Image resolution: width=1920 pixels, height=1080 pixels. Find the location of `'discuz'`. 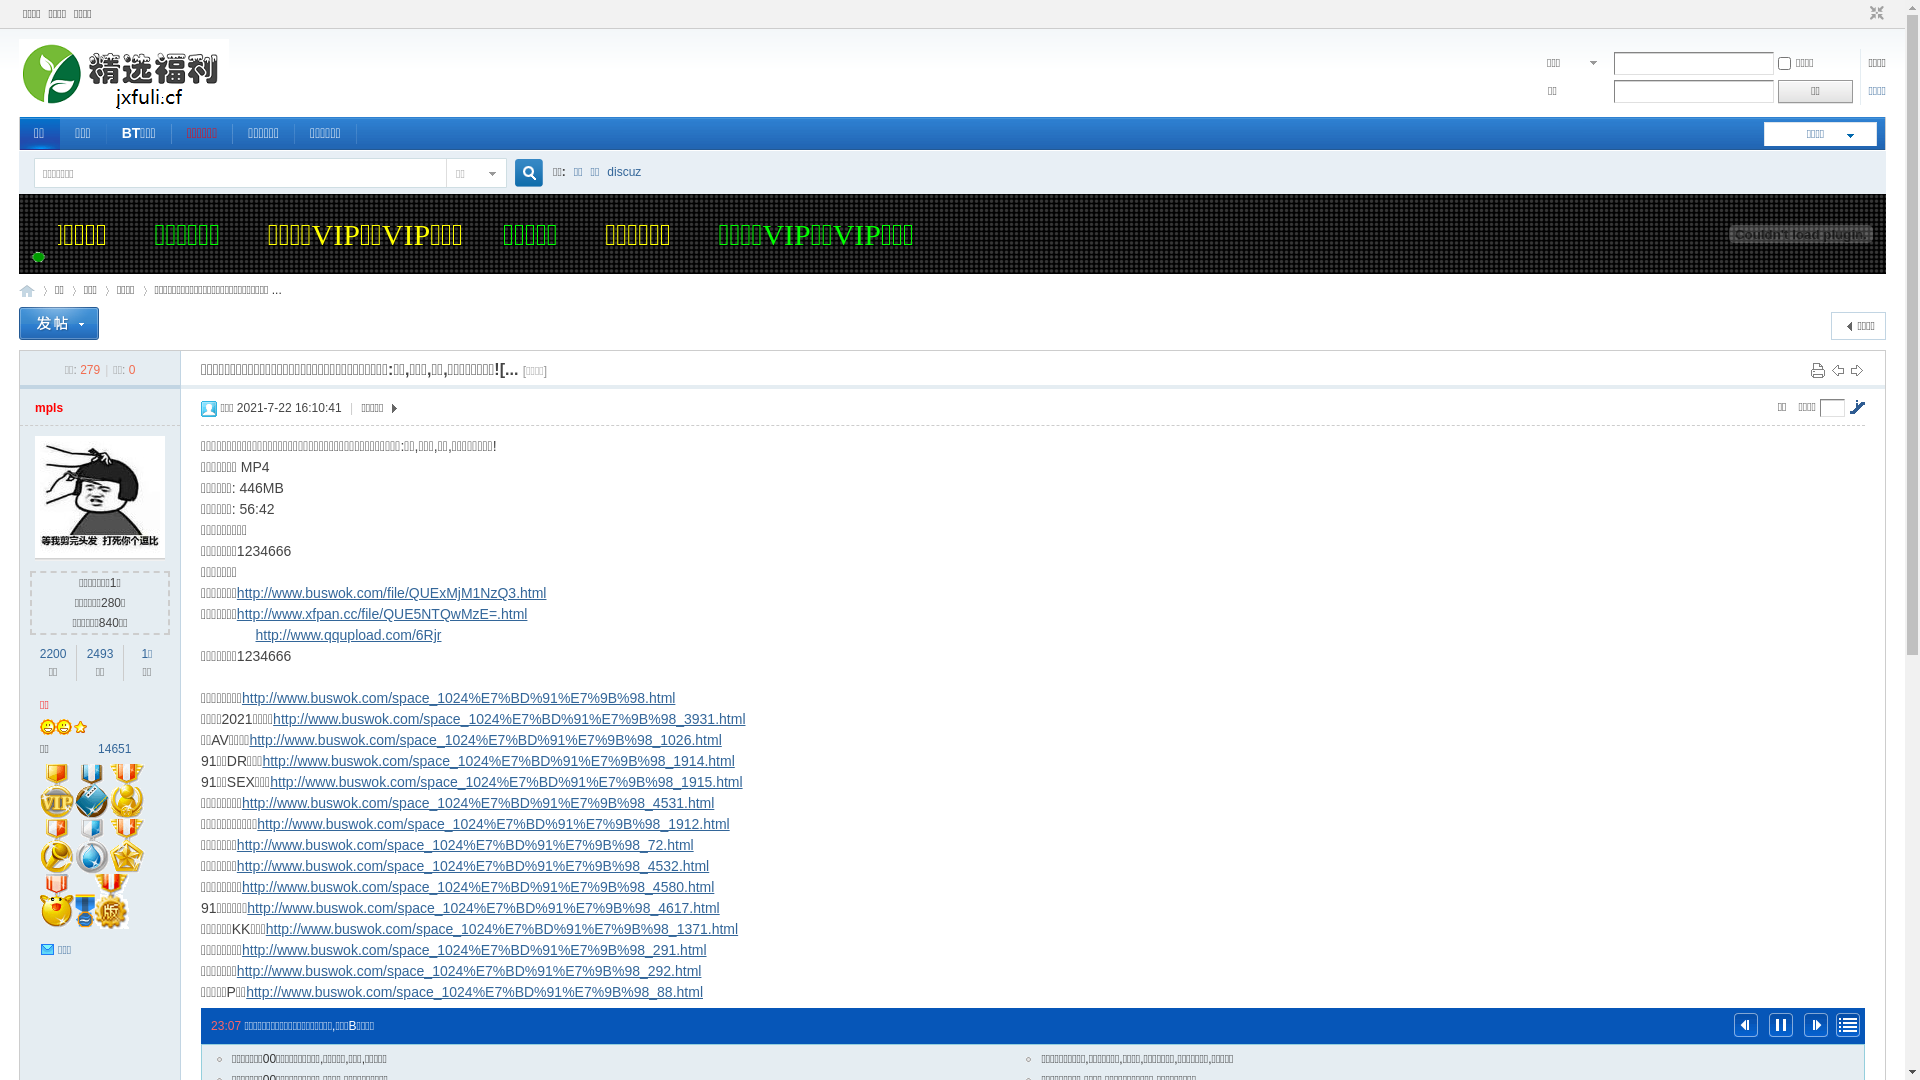

'discuz' is located at coordinates (605, 171).